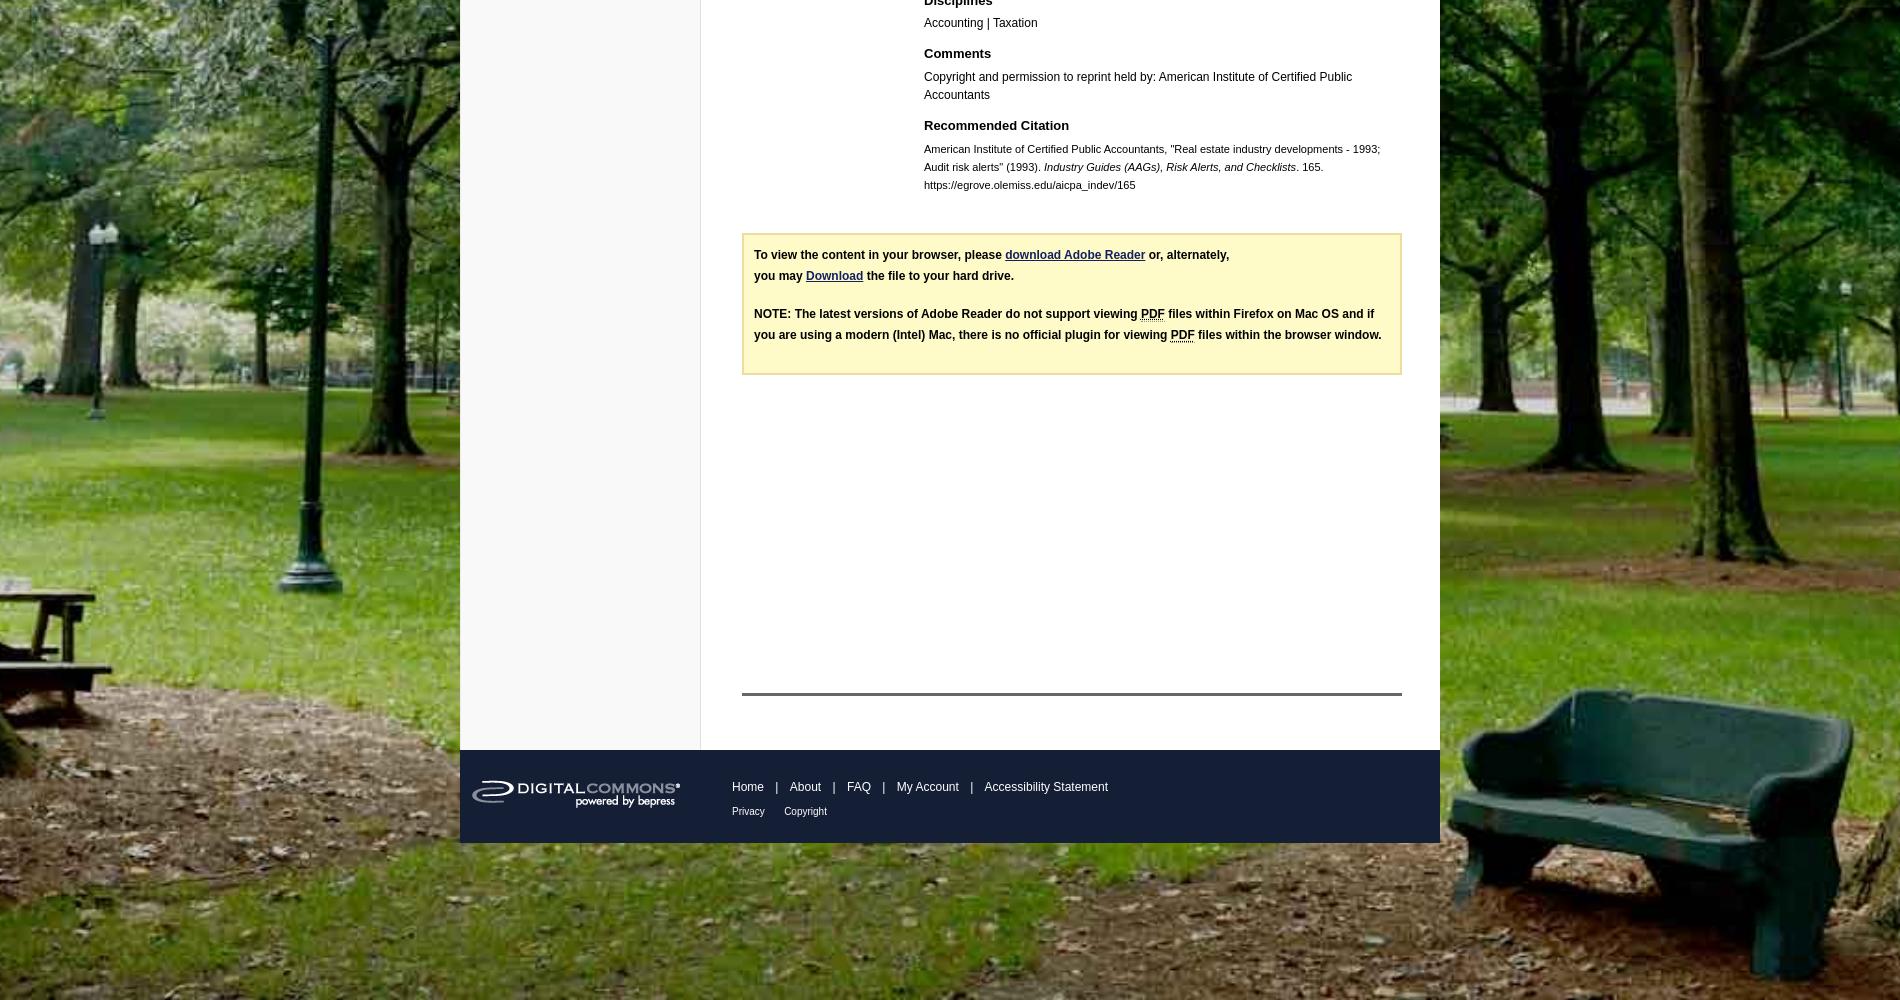  What do you see at coordinates (788, 786) in the screenshot?
I see `'About'` at bounding box center [788, 786].